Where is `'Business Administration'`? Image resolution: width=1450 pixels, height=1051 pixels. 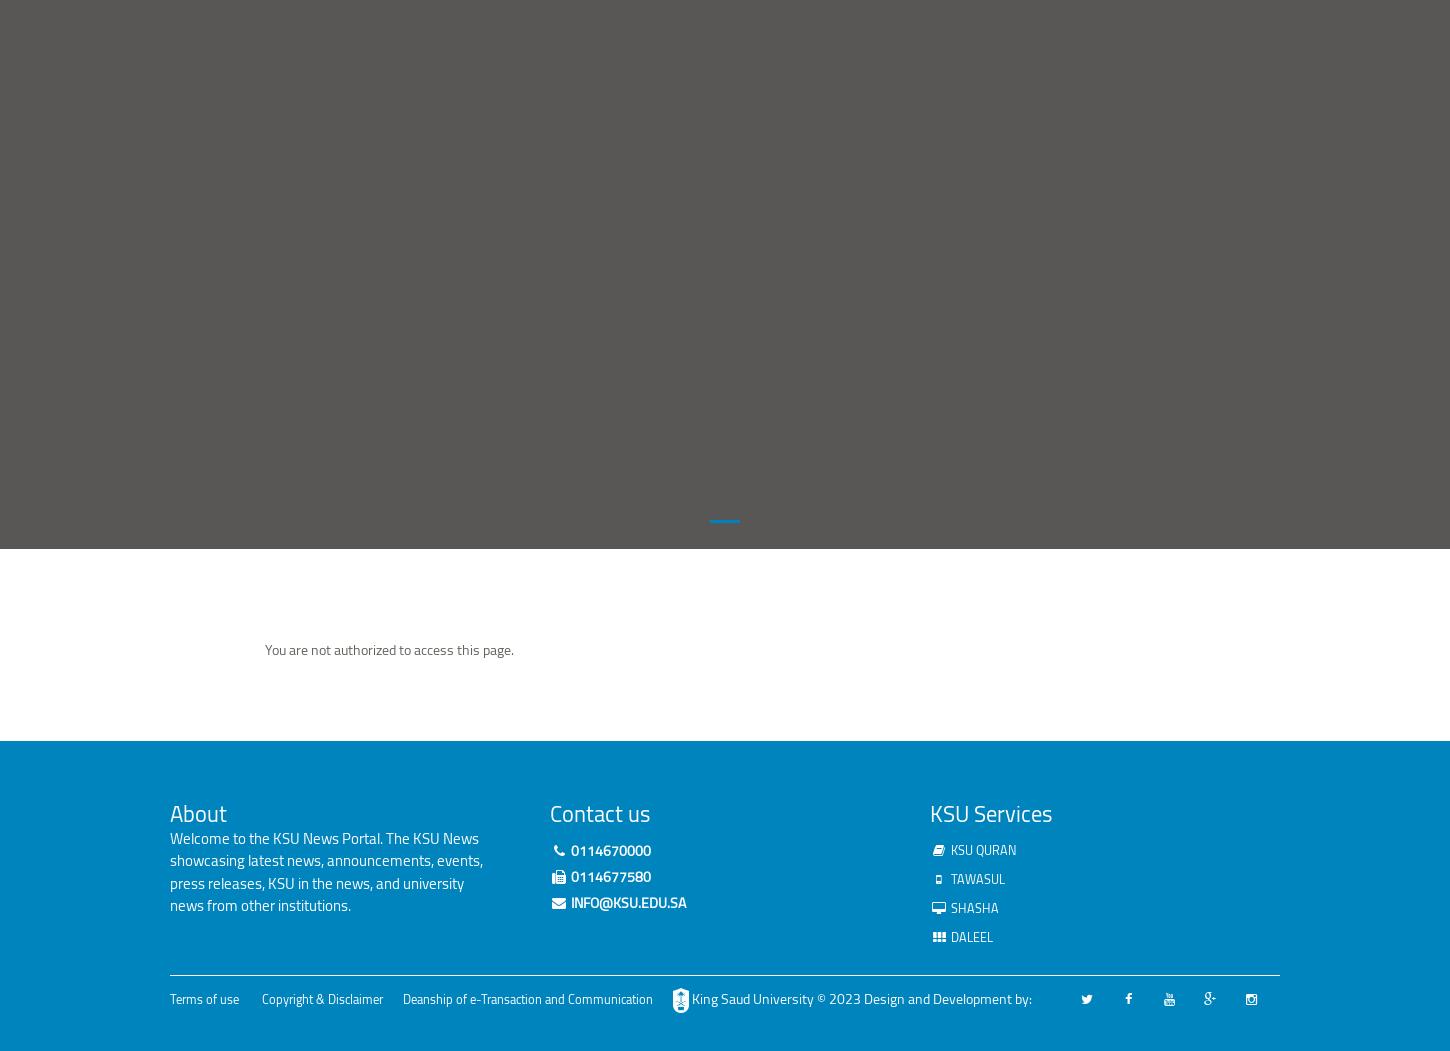 'Business Administration' is located at coordinates (593, 43).